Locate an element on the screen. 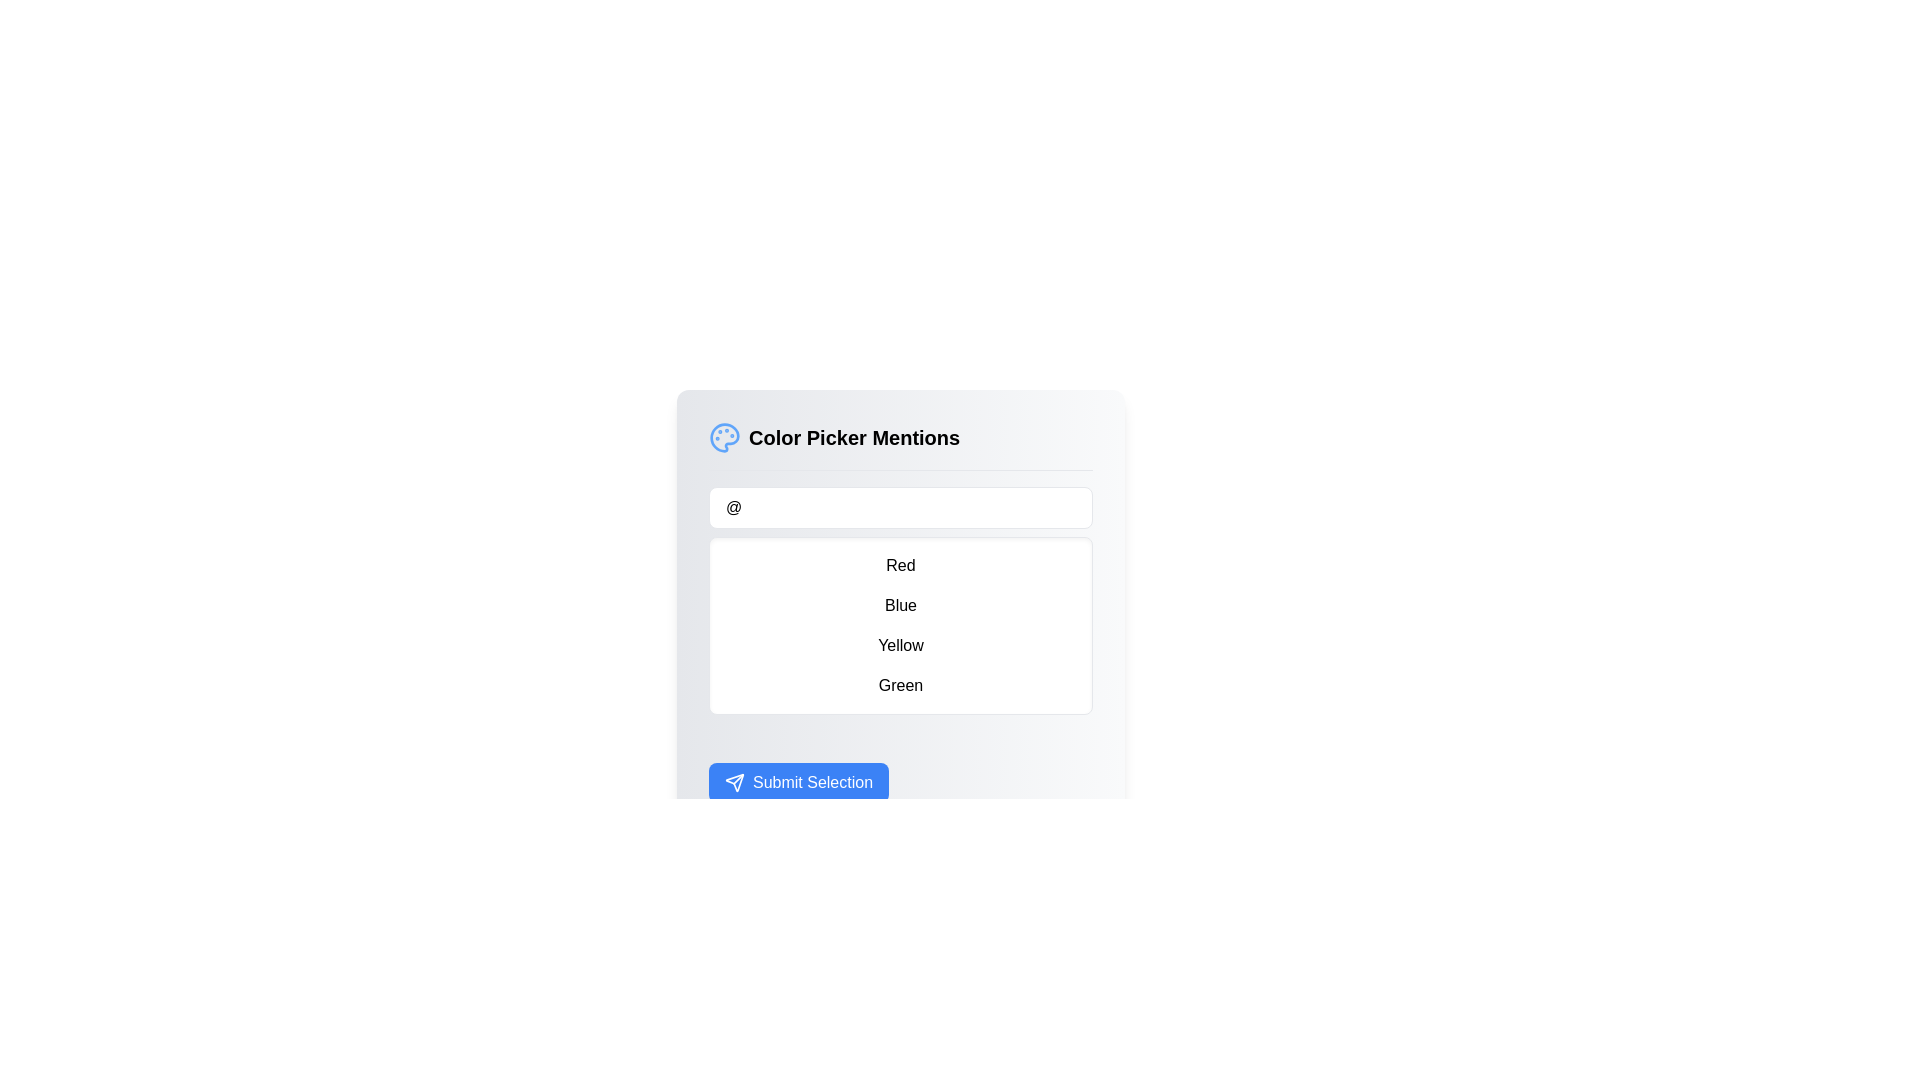 The width and height of the screenshot is (1920, 1080). the list item that reads 'Red' within the vertical list of options on the touchscreen device is located at coordinates (900, 566).